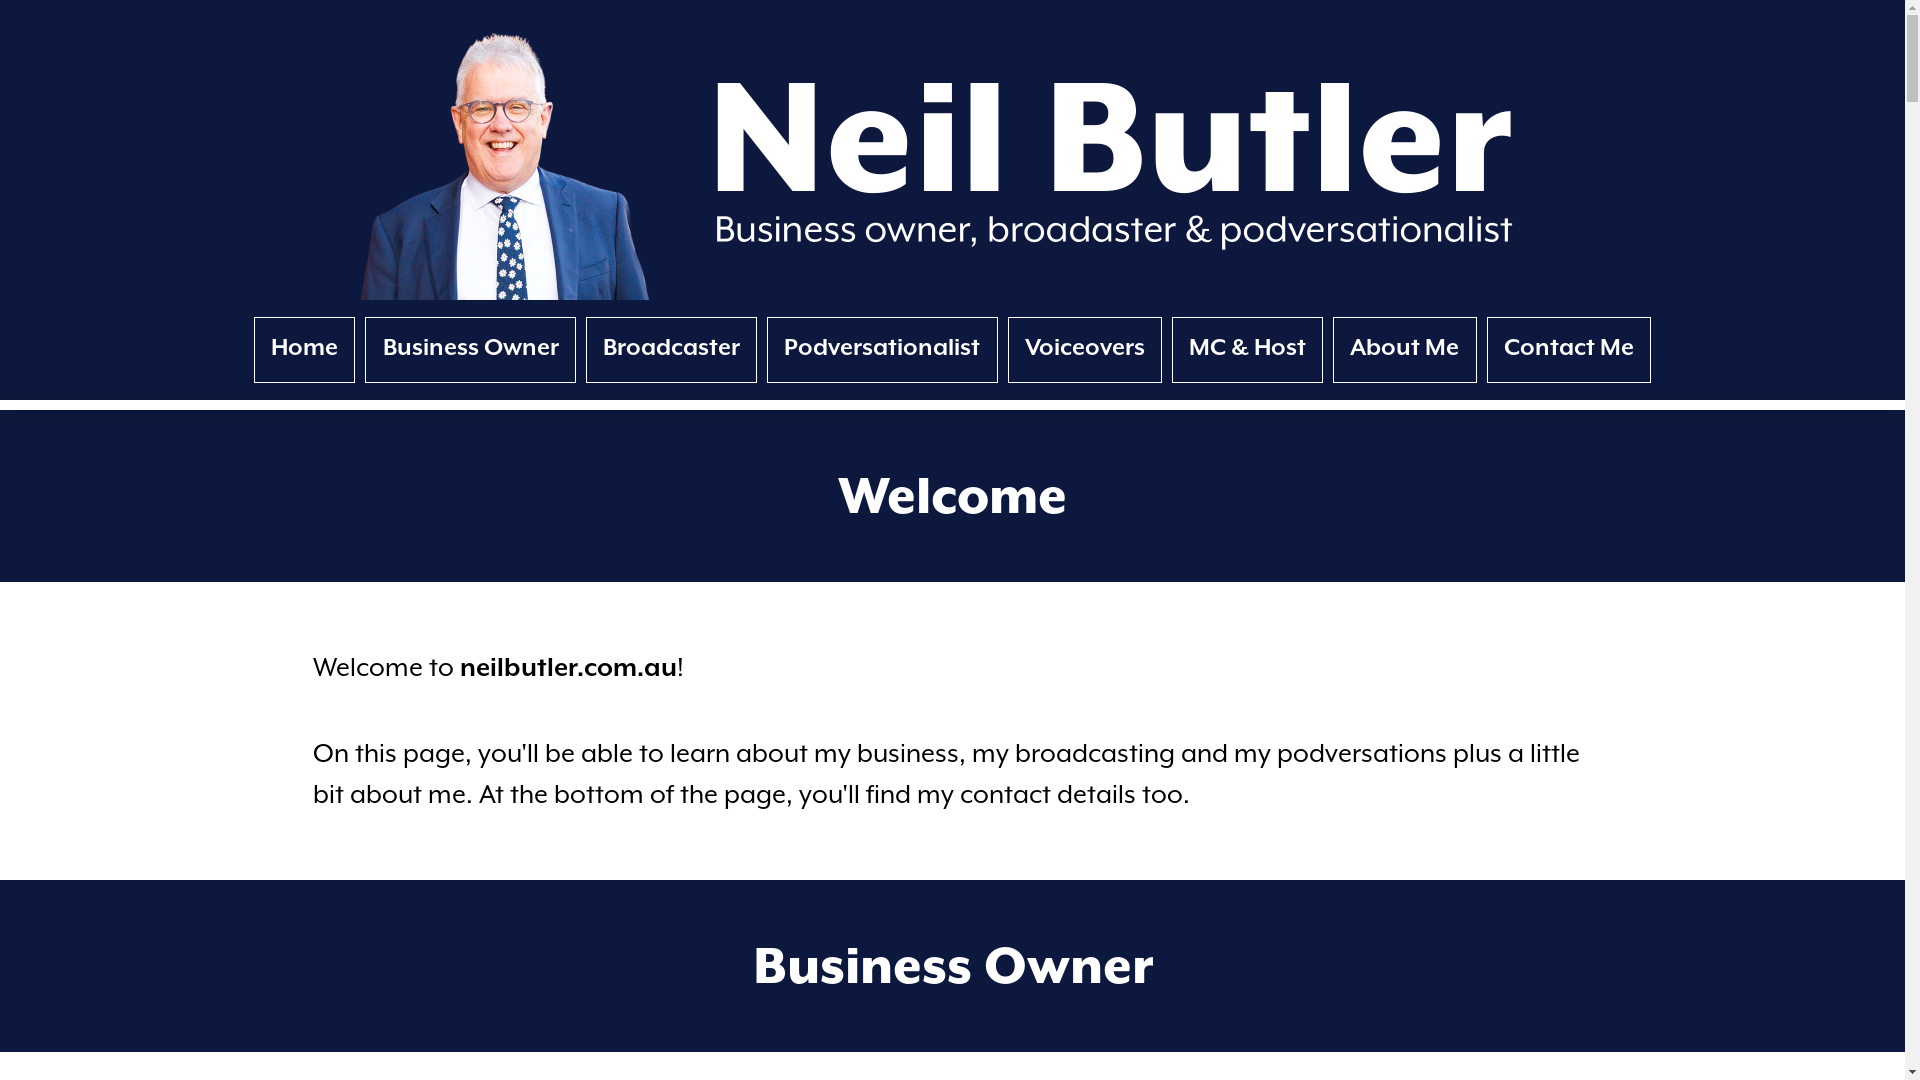 This screenshot has height=1080, width=1920. I want to click on 'Podversationalist', so click(881, 349).